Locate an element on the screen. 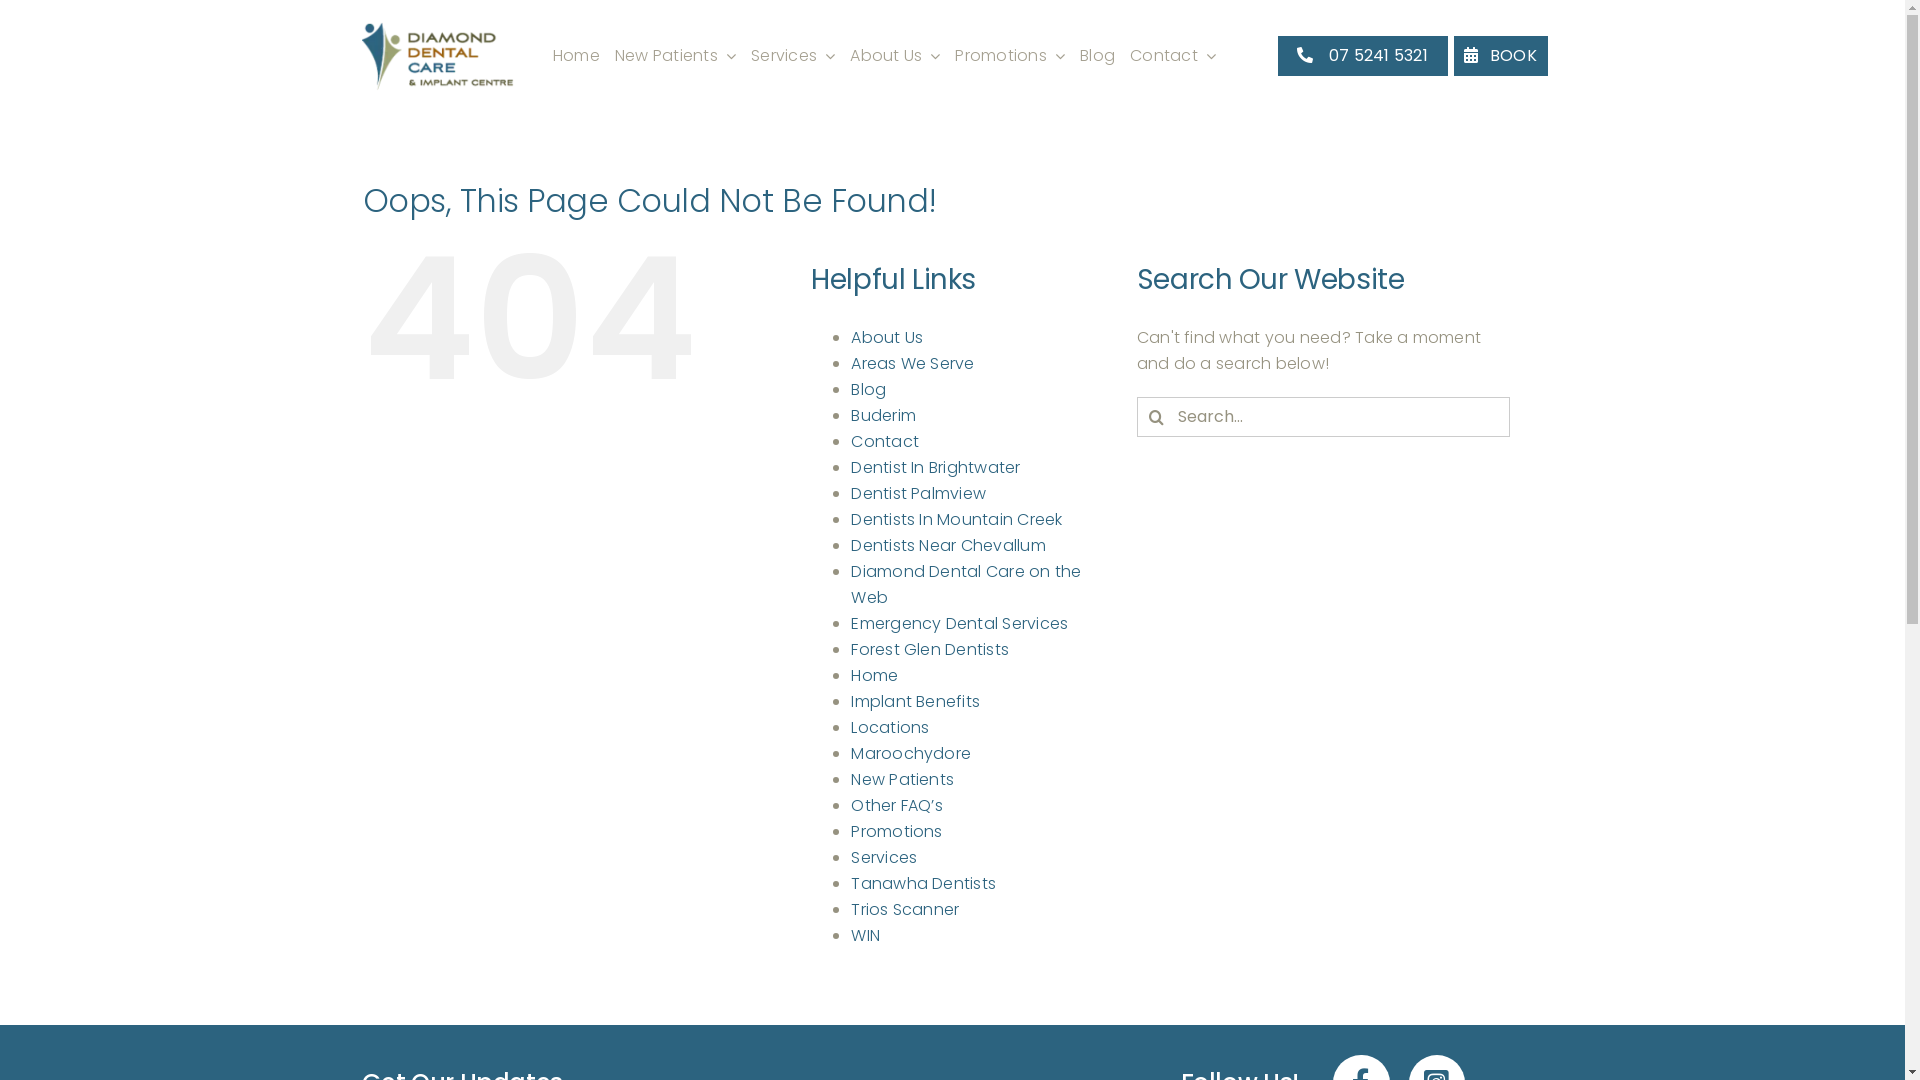 Image resolution: width=1920 pixels, height=1080 pixels. 'Implant Benefits' is located at coordinates (914, 700).